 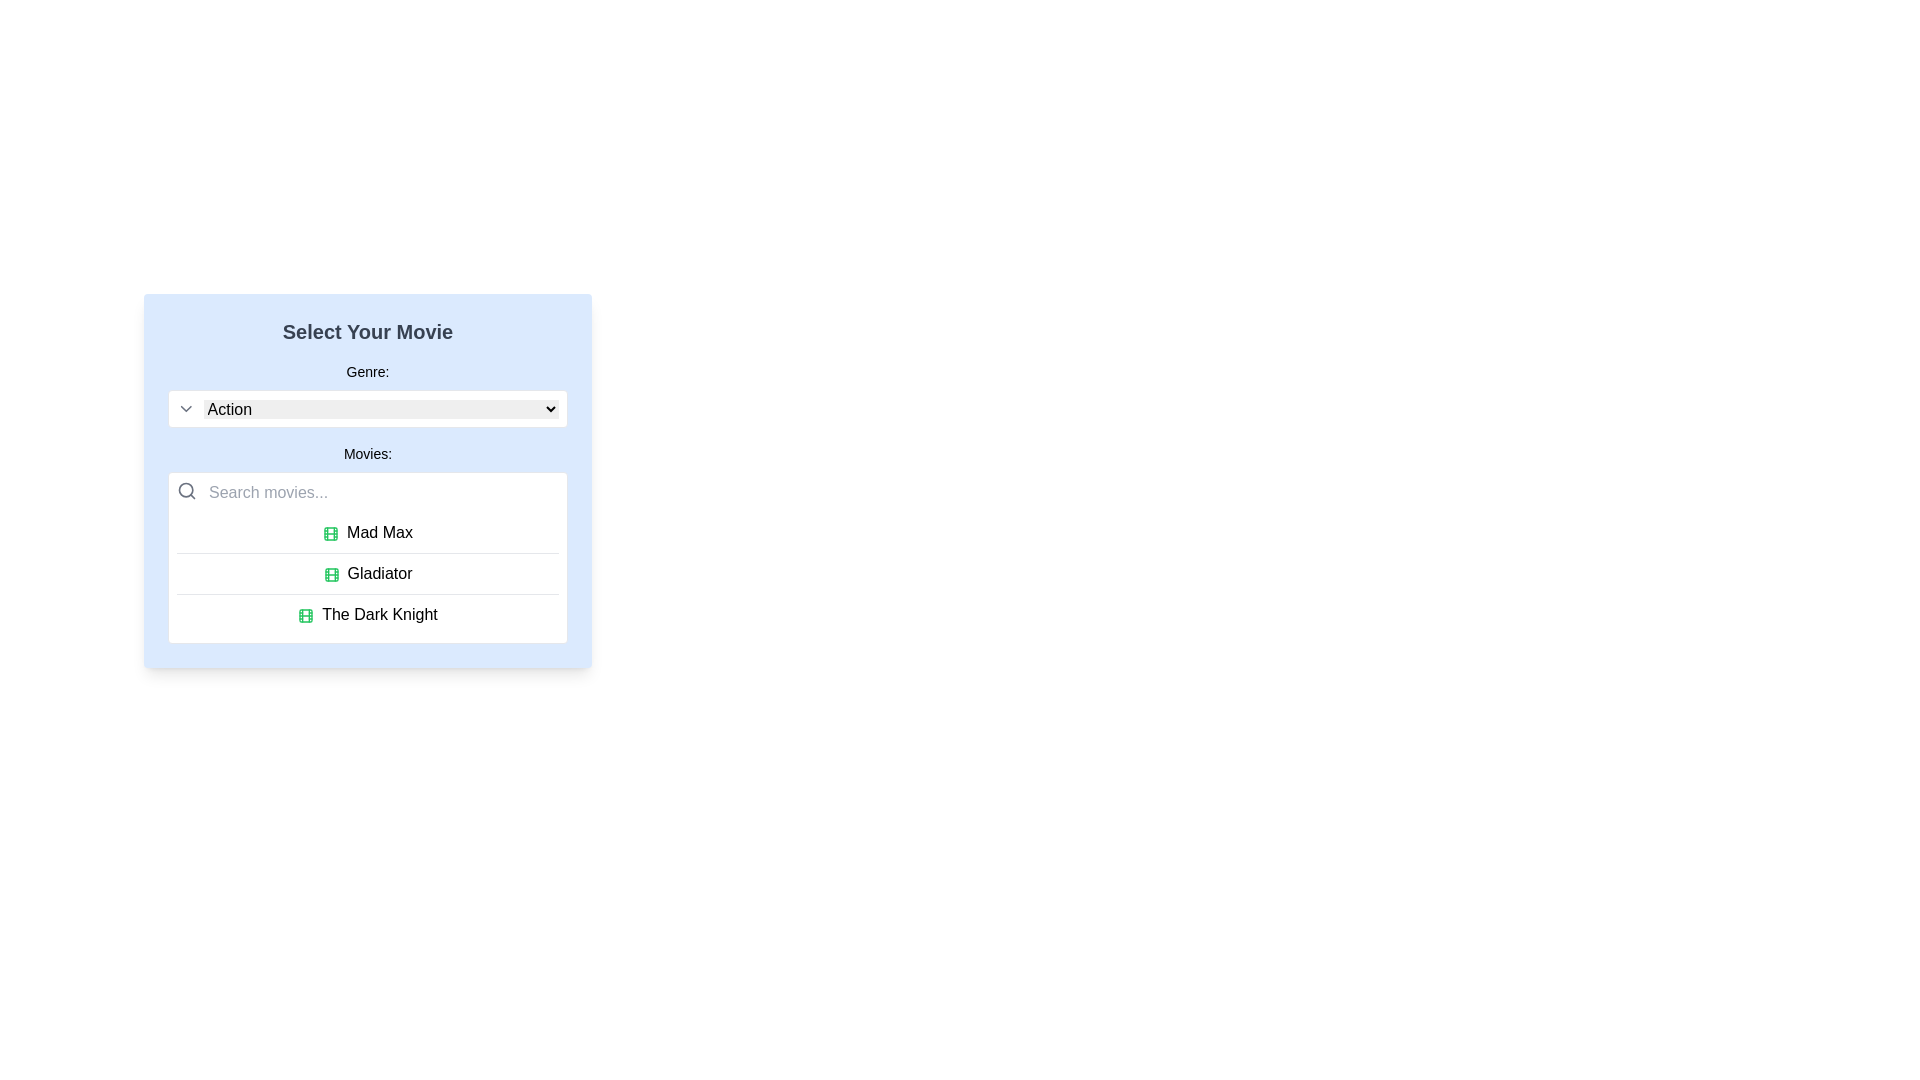 What do you see at coordinates (368, 543) in the screenshot?
I see `a specific movie title in the list of selectable movie options displayed below the 'Genre:' section within the card labeled 'Select Your Movie'` at bounding box center [368, 543].